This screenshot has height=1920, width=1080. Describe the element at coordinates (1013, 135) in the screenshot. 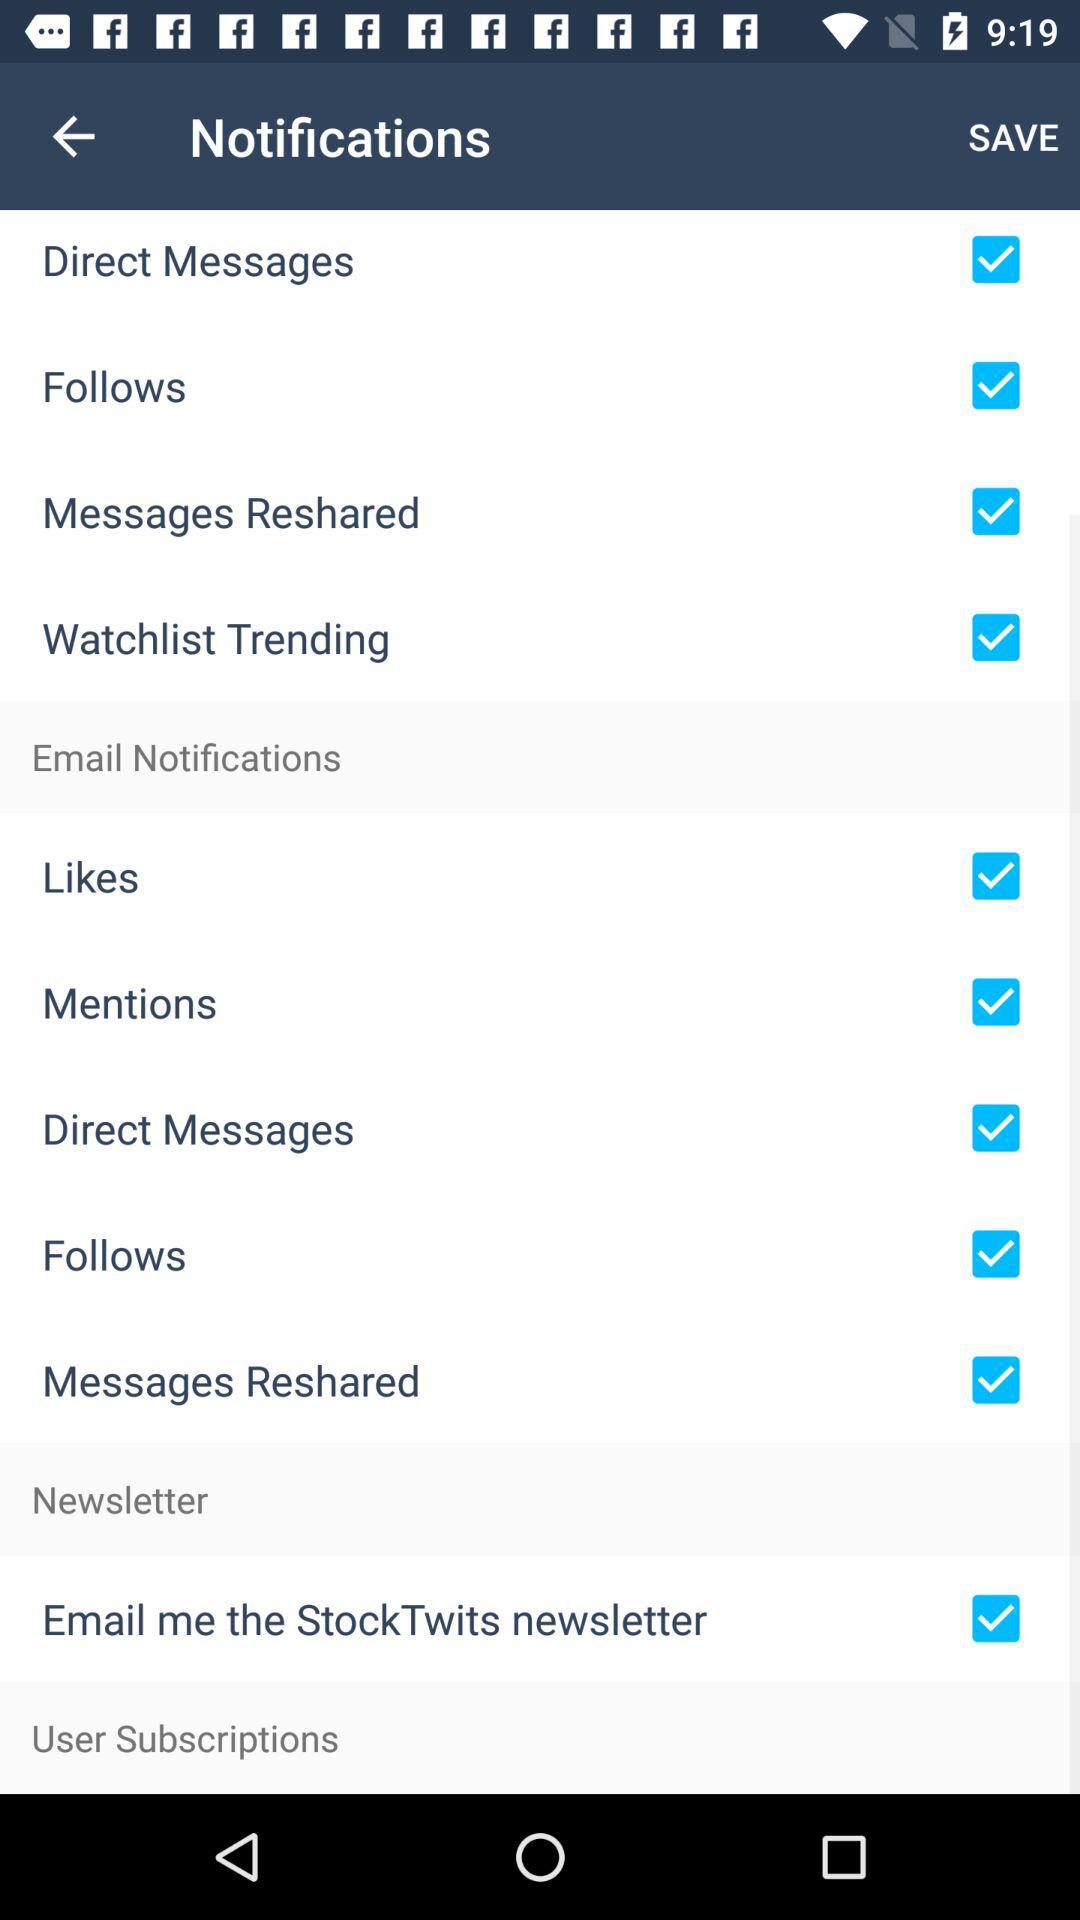

I see `the item to the right of notifications` at that location.